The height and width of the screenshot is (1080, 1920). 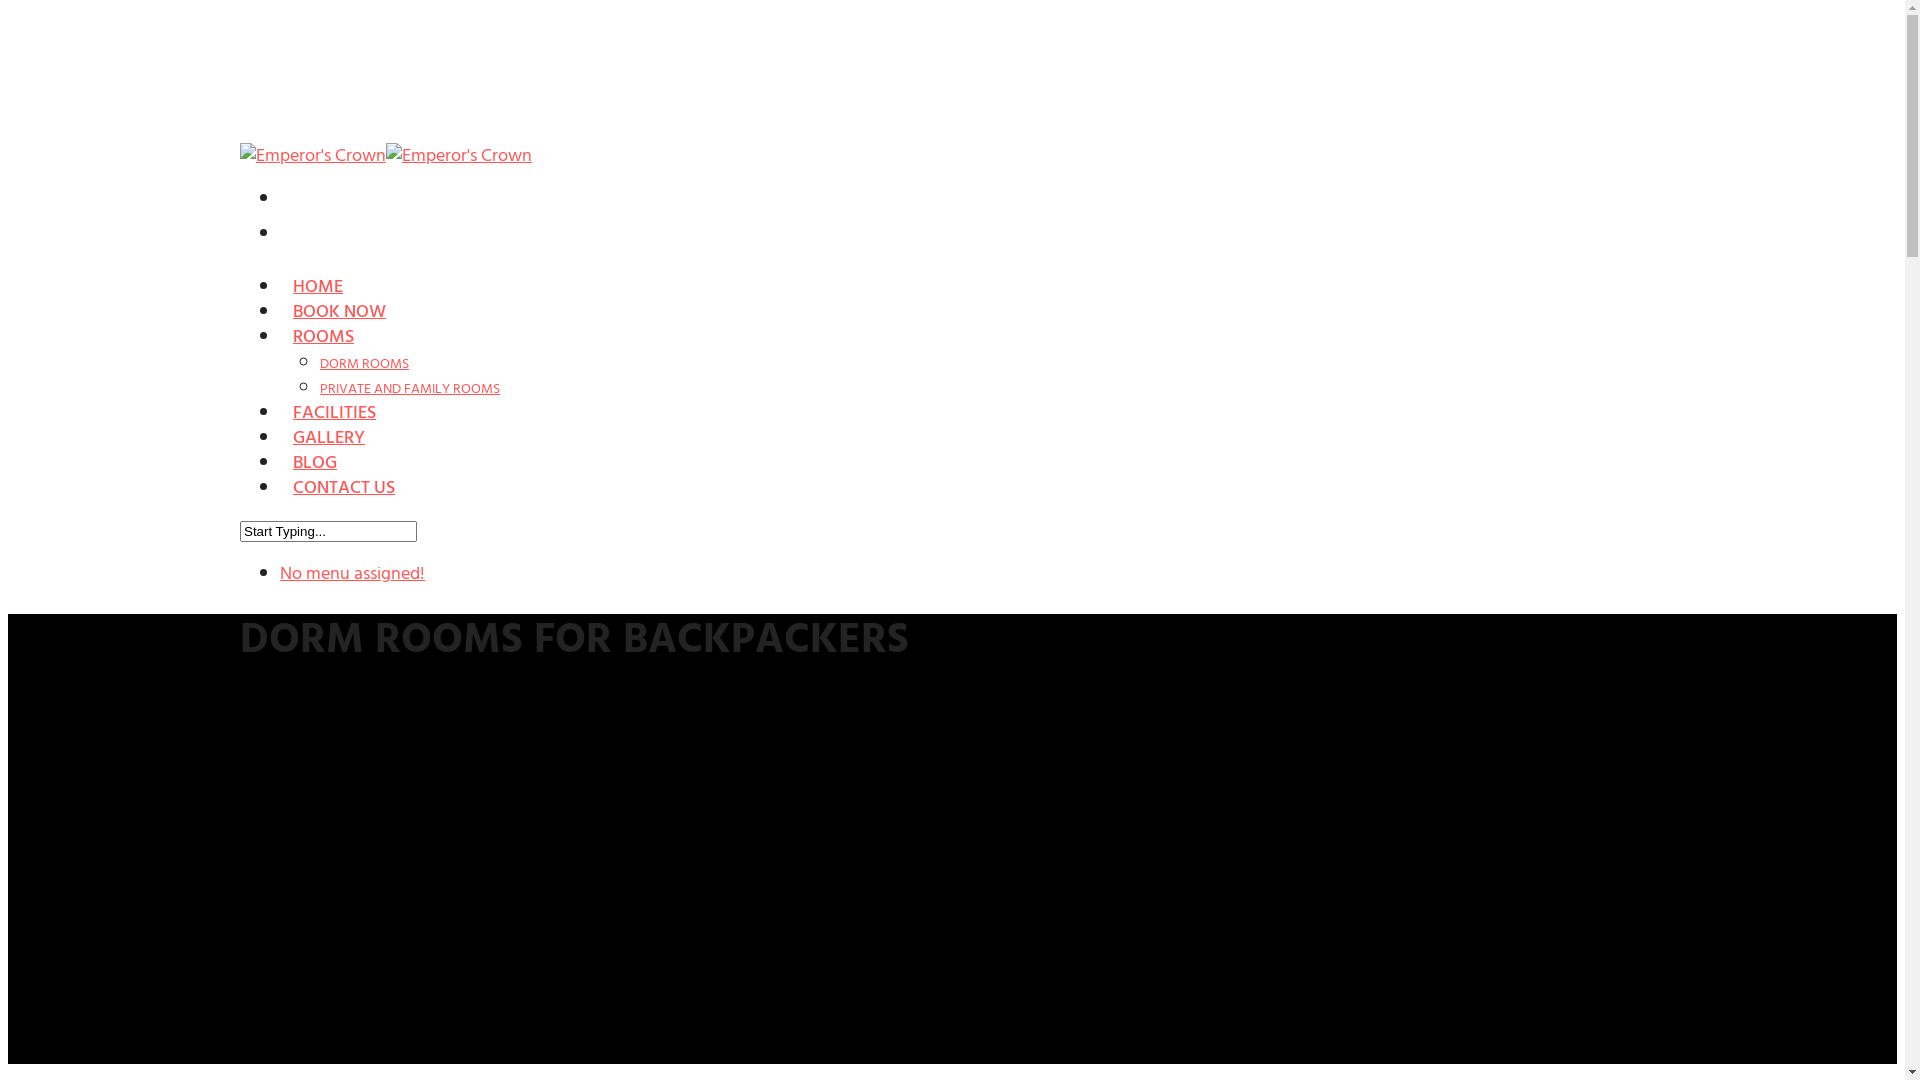 What do you see at coordinates (320, 363) in the screenshot?
I see `'DORM ROOMS'` at bounding box center [320, 363].